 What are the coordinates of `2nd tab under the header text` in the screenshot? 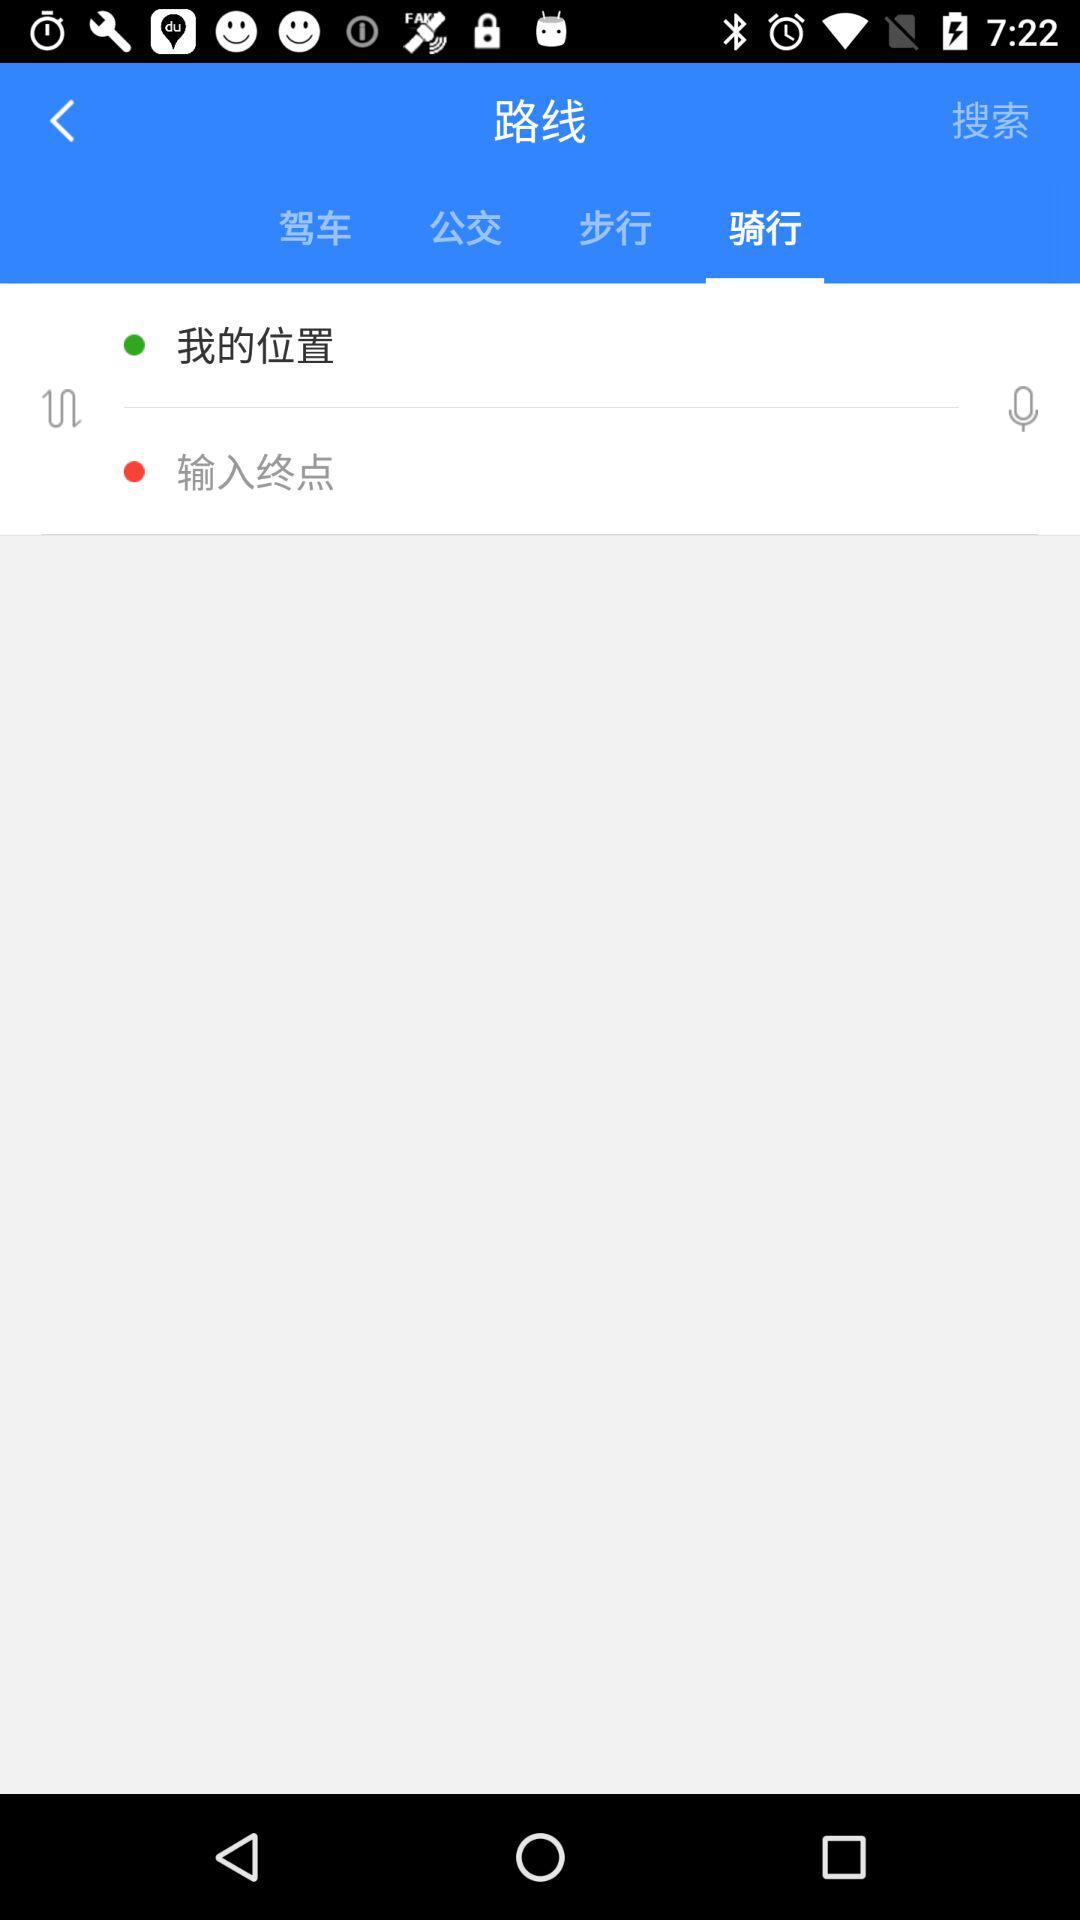 It's located at (465, 231).